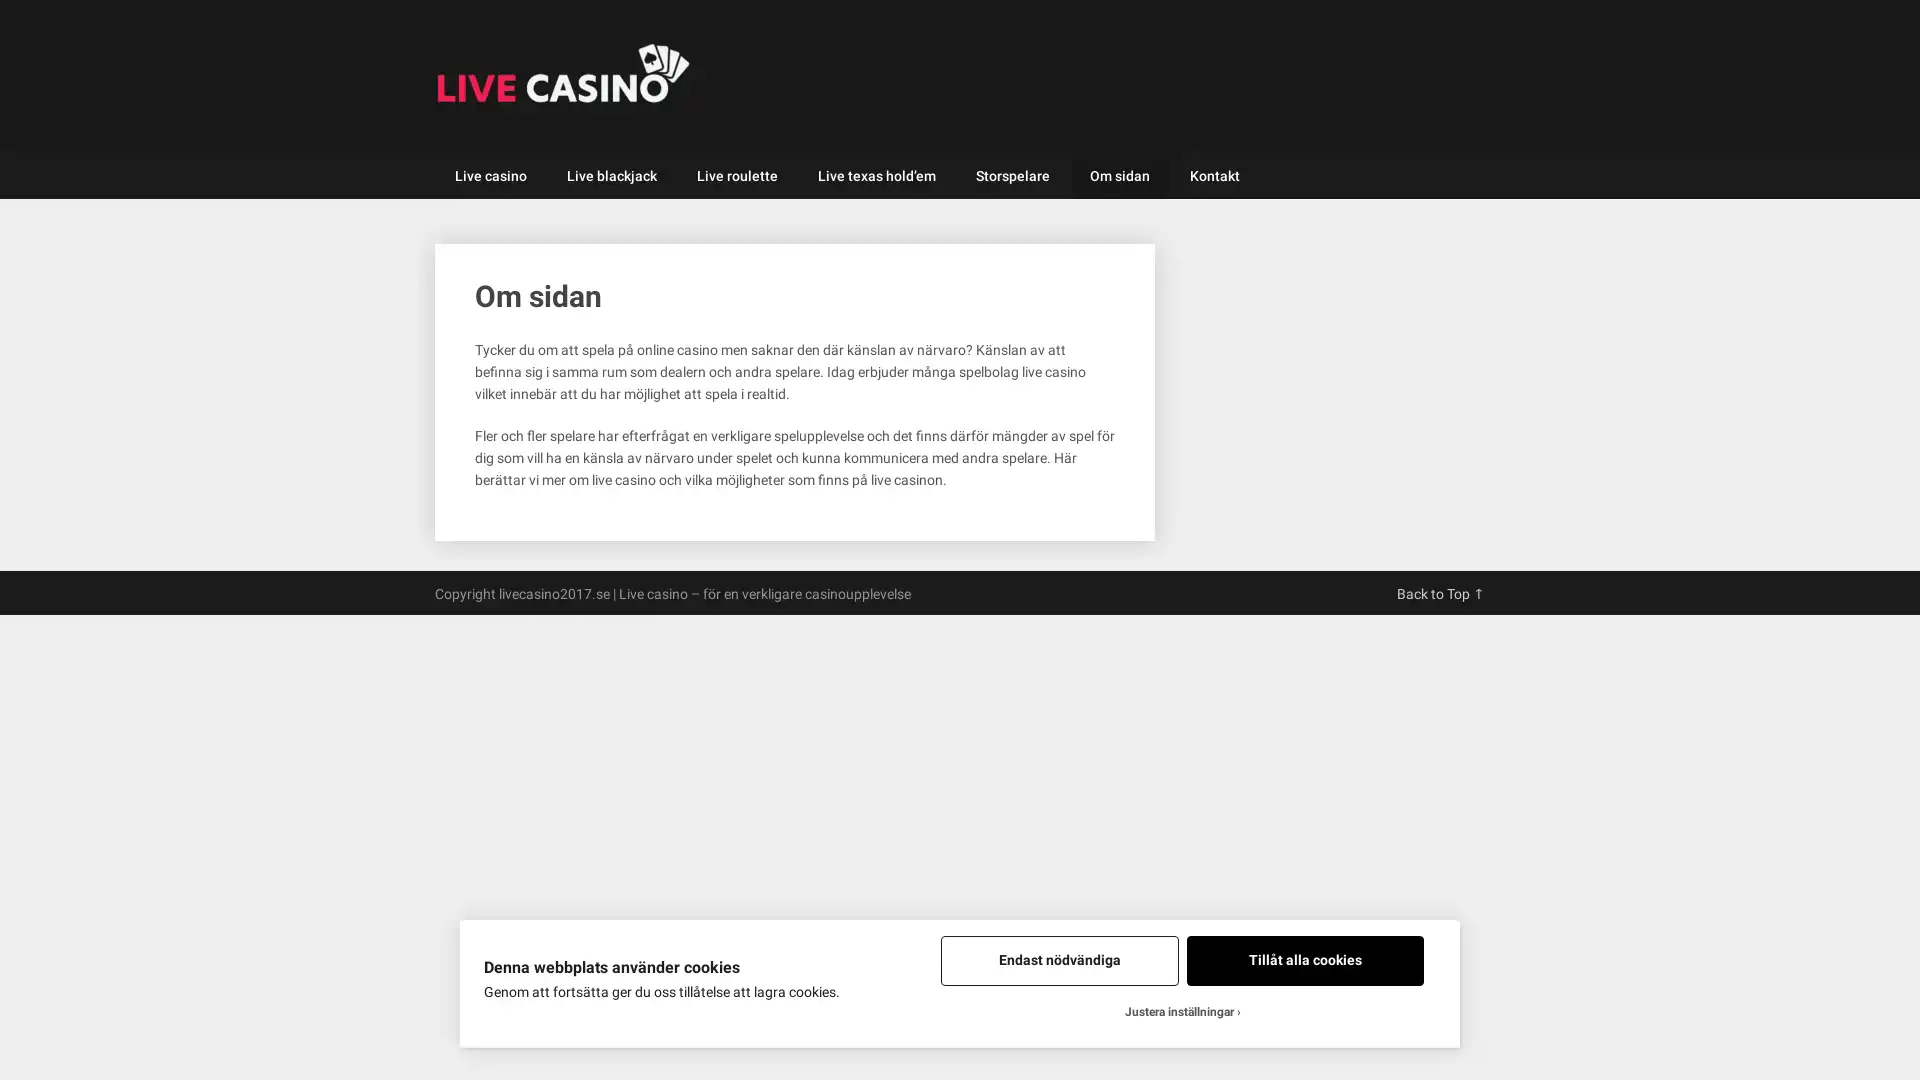 The height and width of the screenshot is (1080, 1920). I want to click on Tillat alla cookies, so click(1305, 959).